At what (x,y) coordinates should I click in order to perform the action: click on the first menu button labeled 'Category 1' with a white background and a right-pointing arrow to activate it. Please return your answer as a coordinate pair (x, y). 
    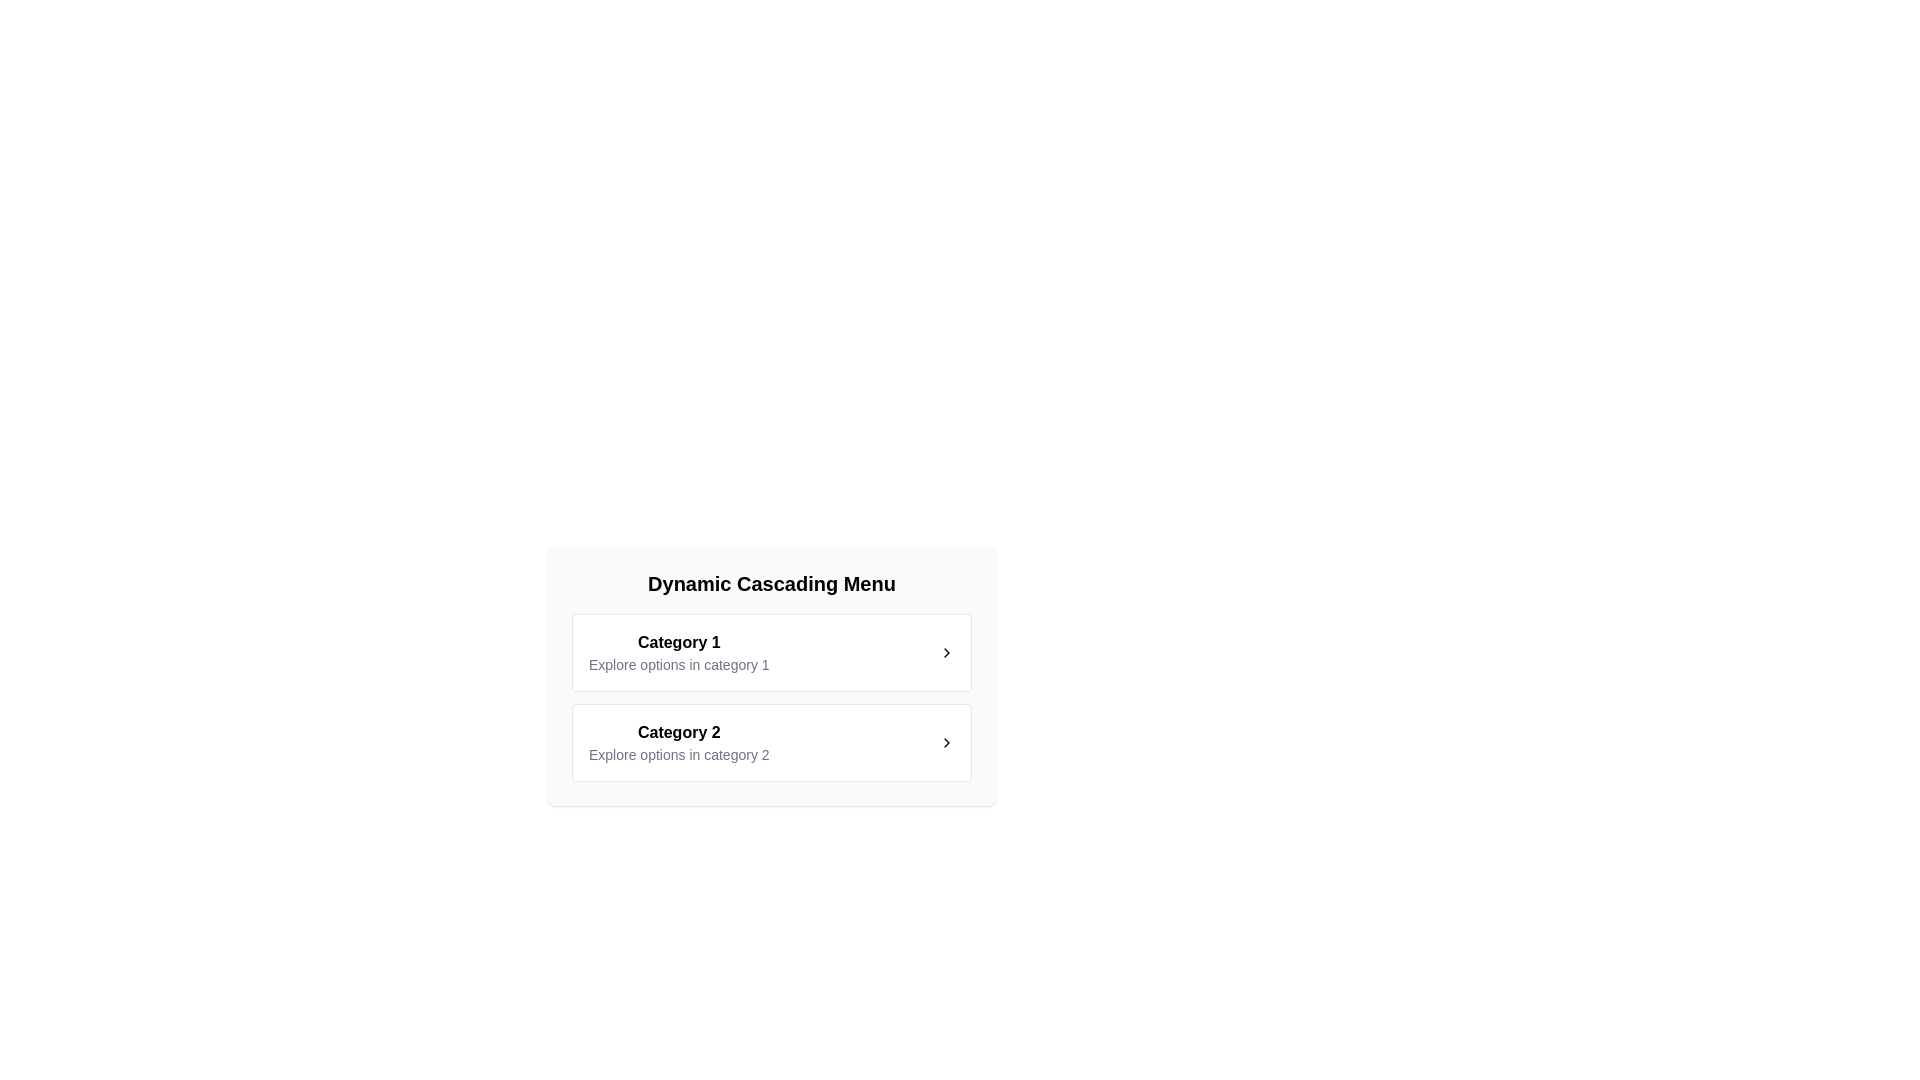
    Looking at the image, I should click on (771, 652).